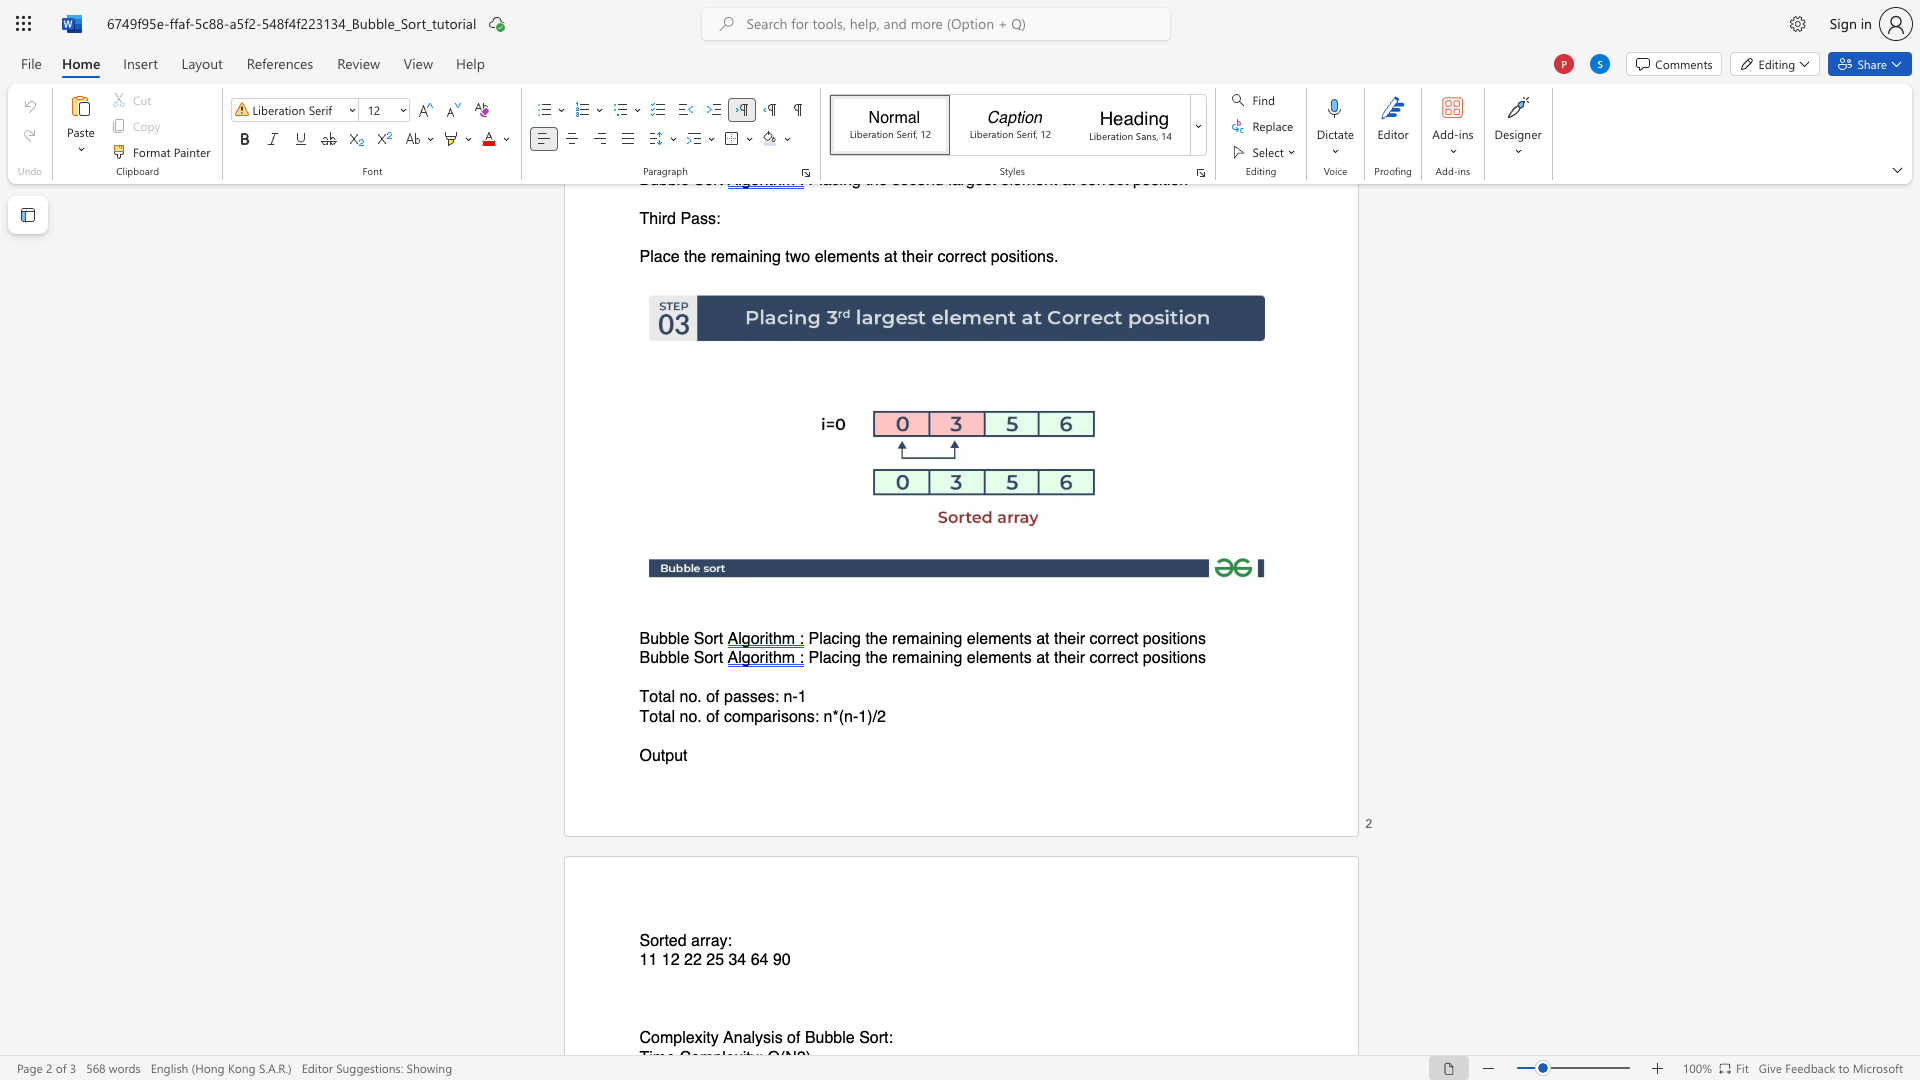 The height and width of the screenshot is (1080, 1920). What do you see at coordinates (675, 658) in the screenshot?
I see `the space between the continuous character "b" and "l" in the text` at bounding box center [675, 658].